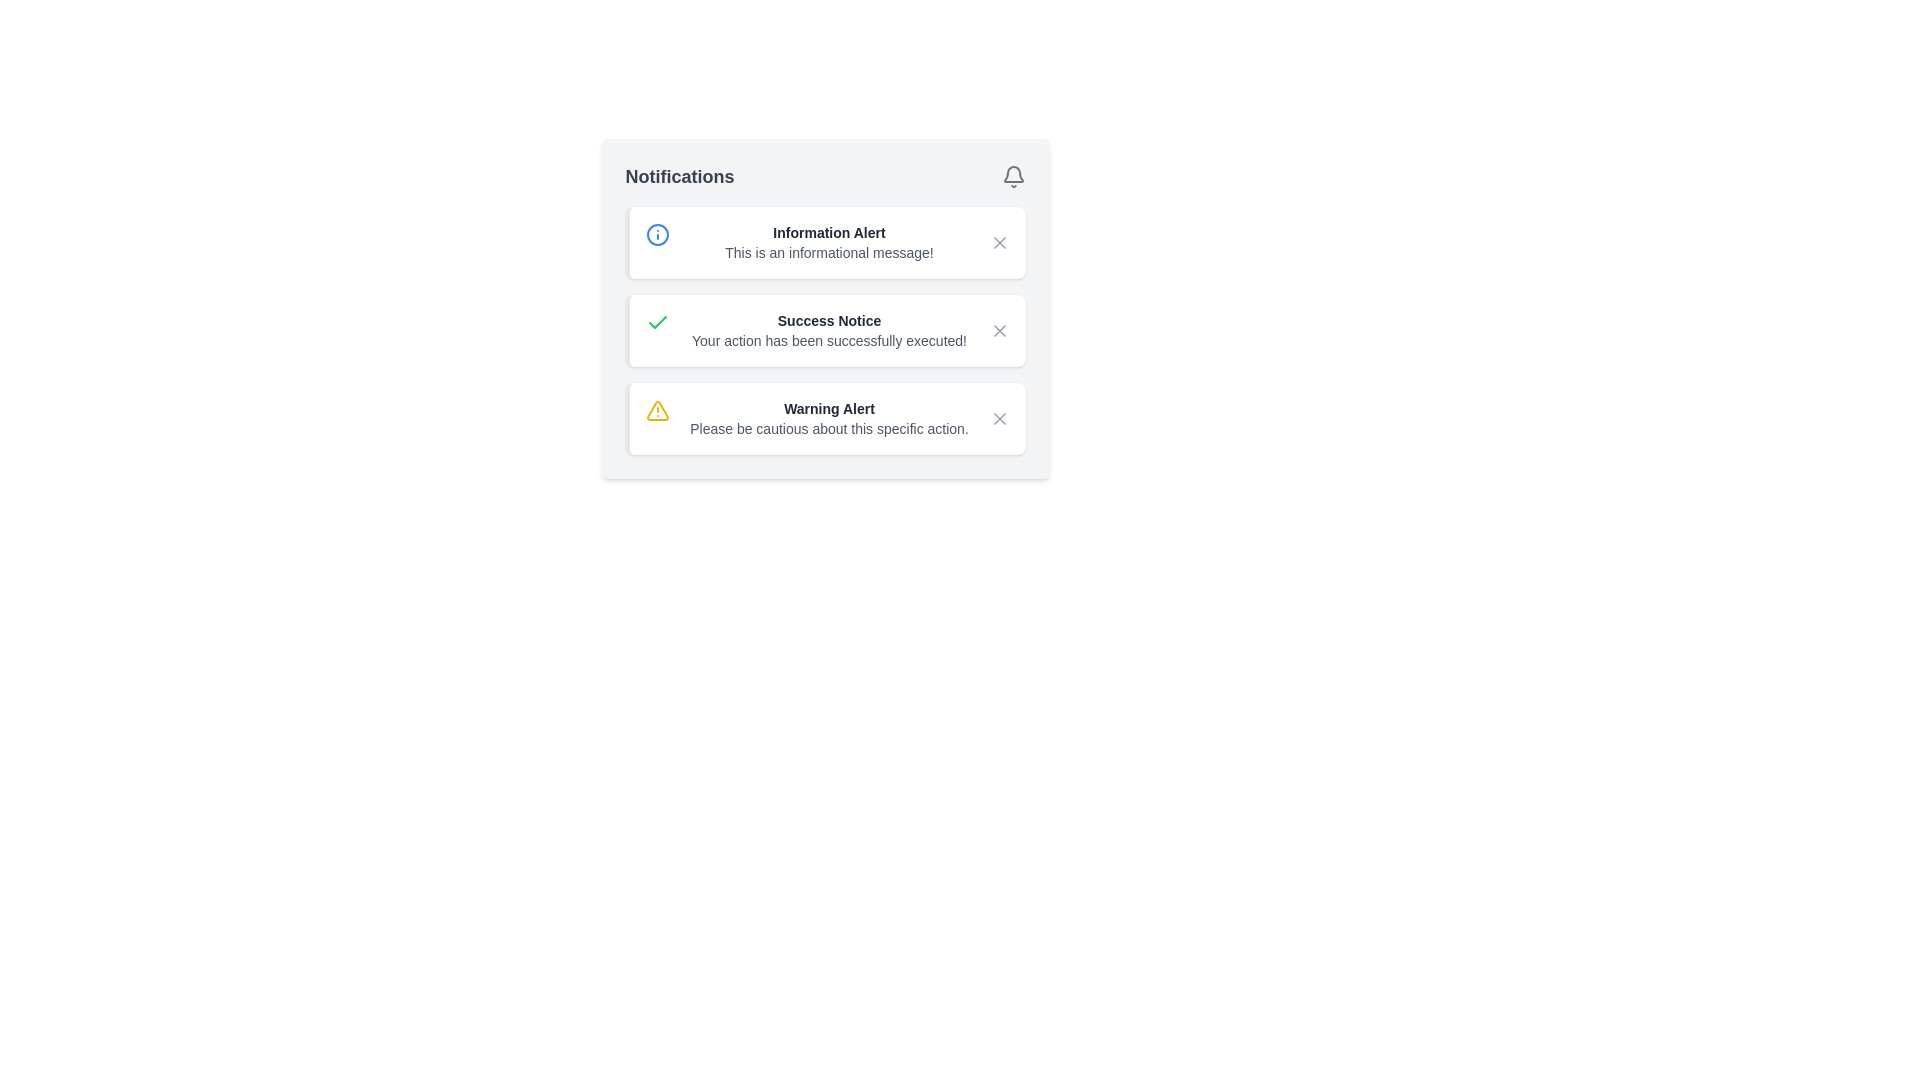 The height and width of the screenshot is (1080, 1920). I want to click on the first notification item in the notification panel, which provides a non-critical informative alert, so click(829, 242).